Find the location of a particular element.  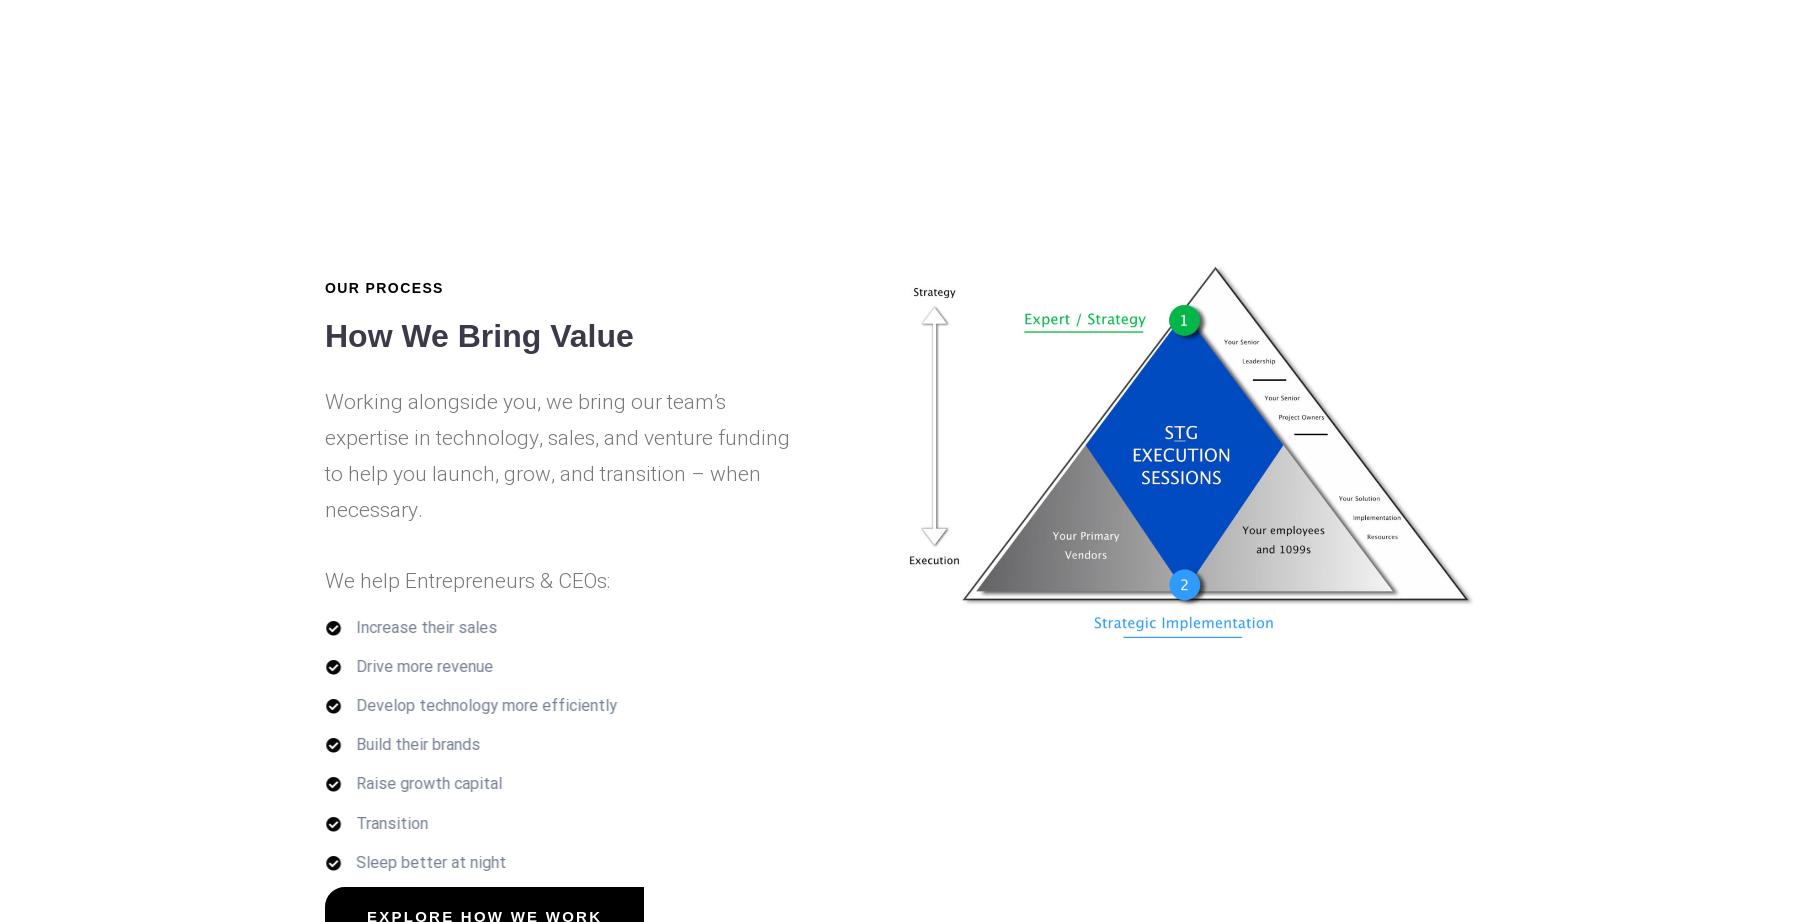

'Drive more revenue' is located at coordinates (423, 665).